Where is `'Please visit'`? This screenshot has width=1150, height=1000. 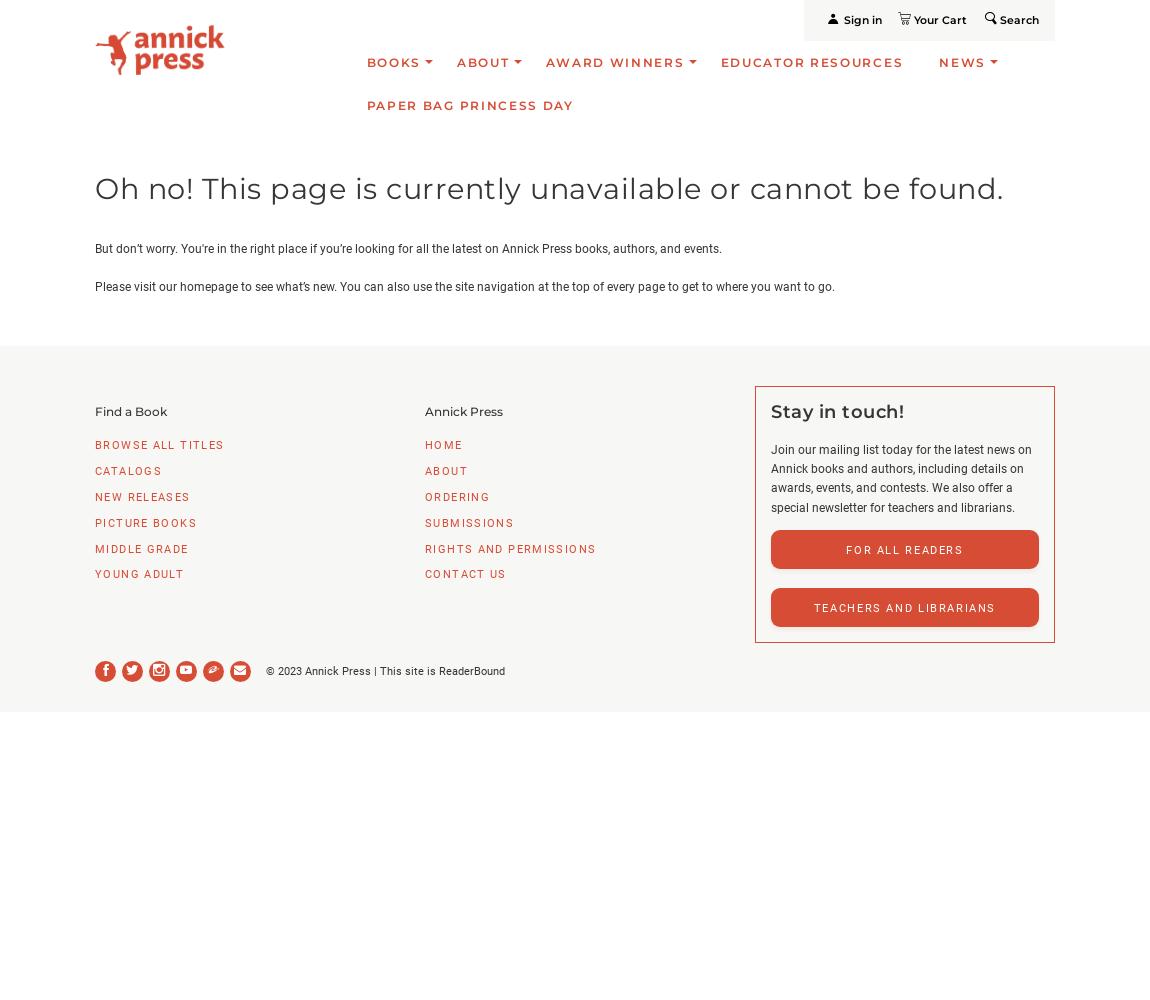
'Please visit' is located at coordinates (125, 287).